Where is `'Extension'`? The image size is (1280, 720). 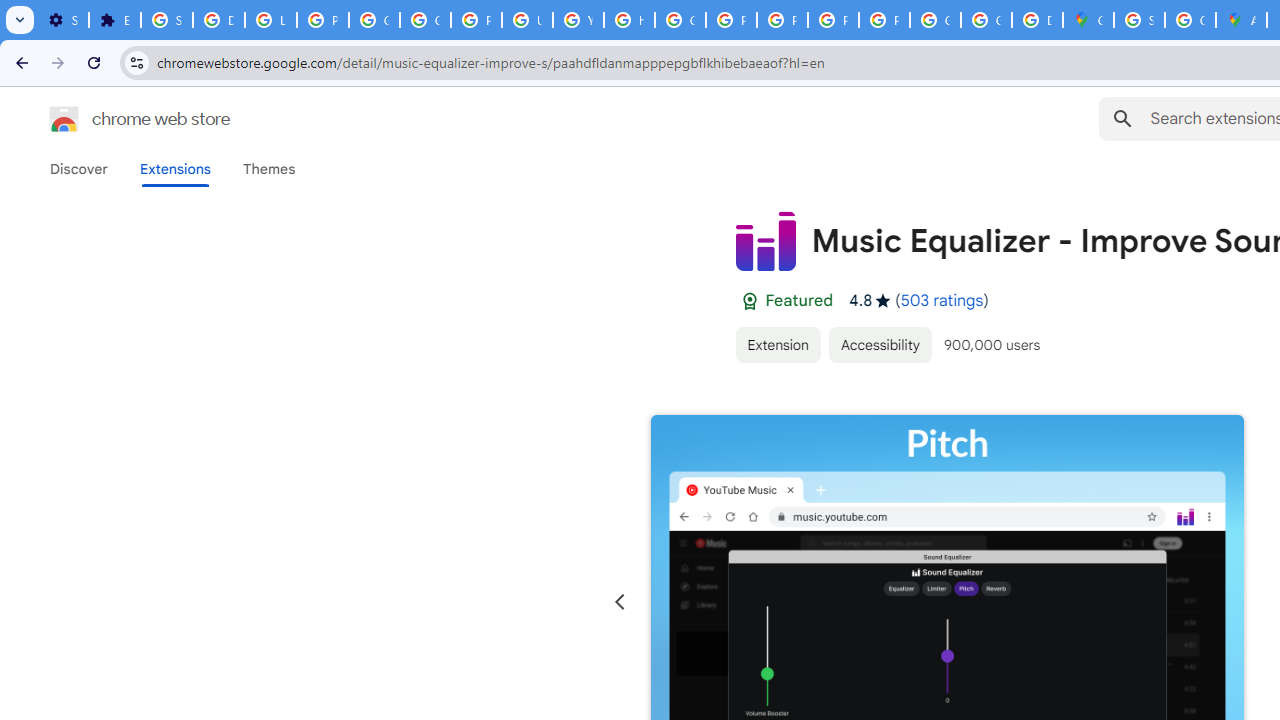 'Extension' is located at coordinates (776, 343).